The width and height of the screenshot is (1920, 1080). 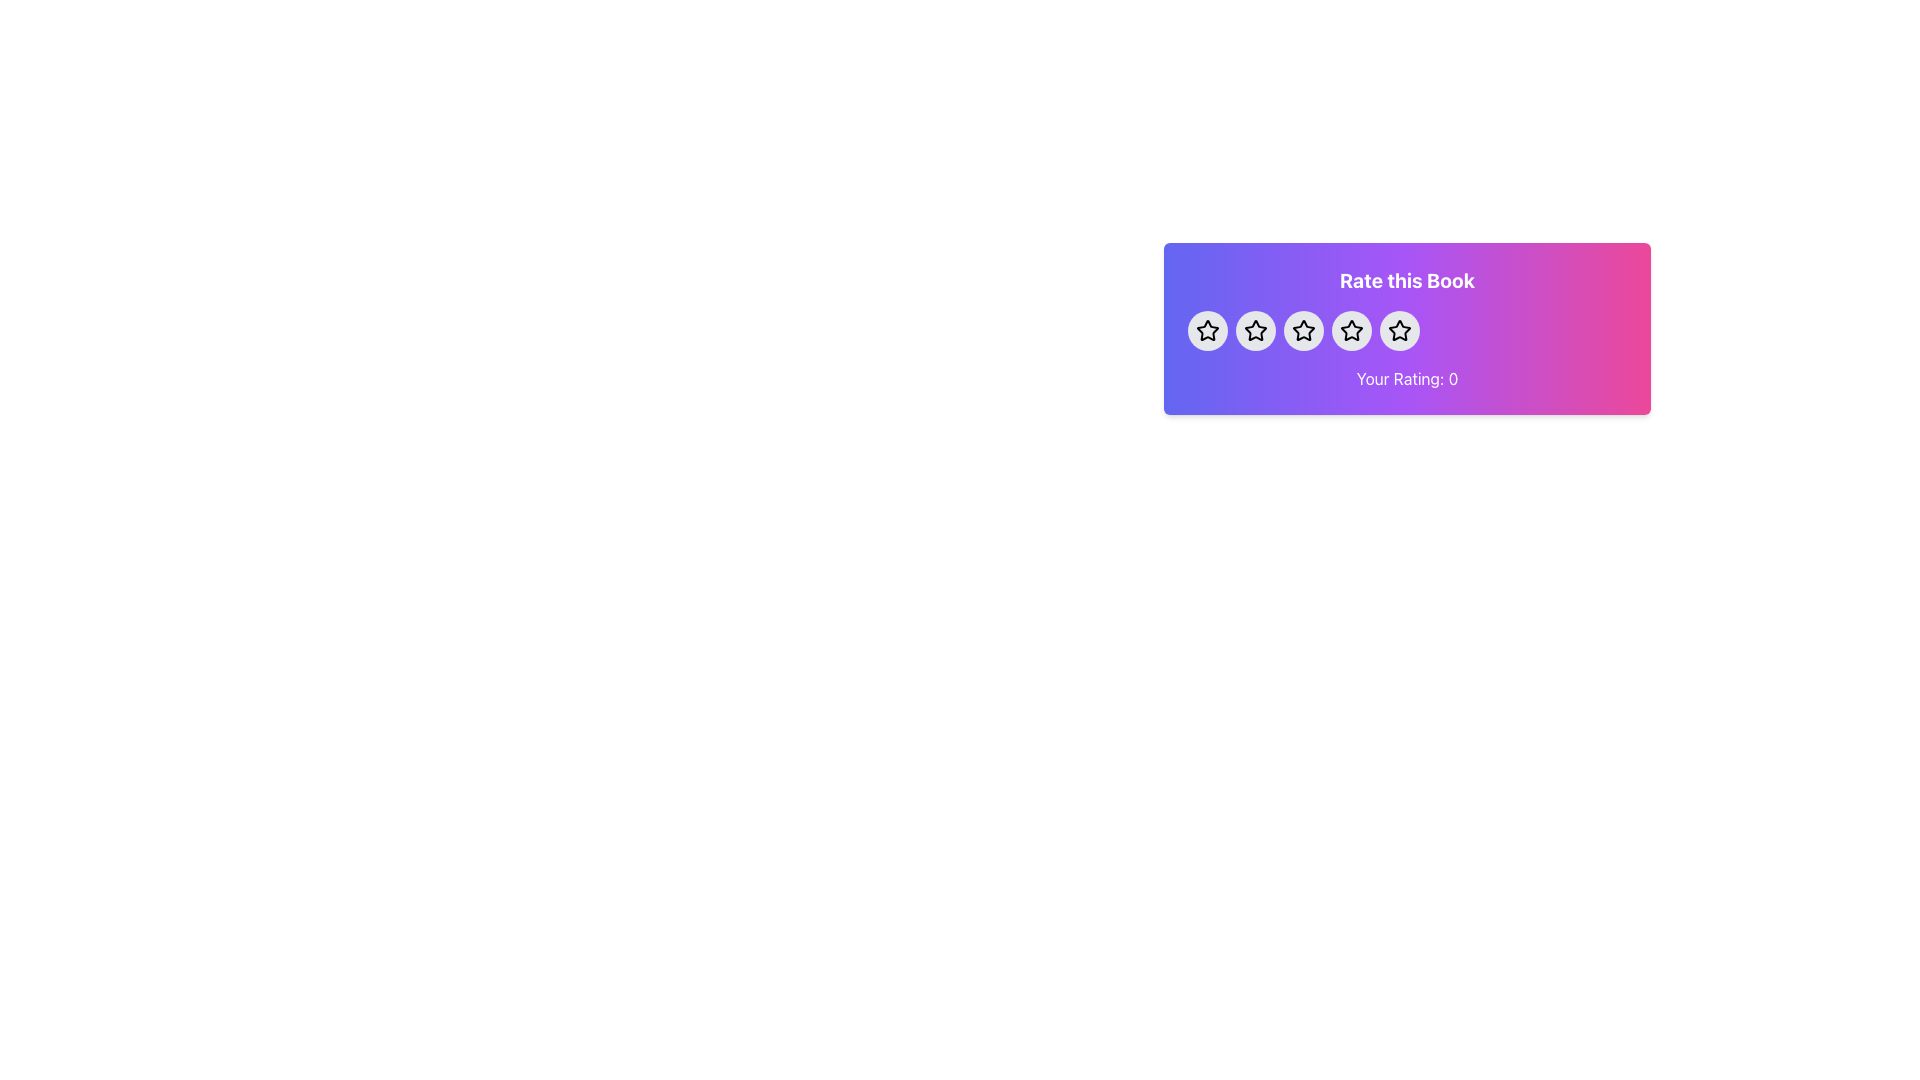 What do you see at coordinates (1255, 330) in the screenshot?
I see `the second star-shaped icon button for accessibility navigation within the 'Rate this Book' rating card` at bounding box center [1255, 330].